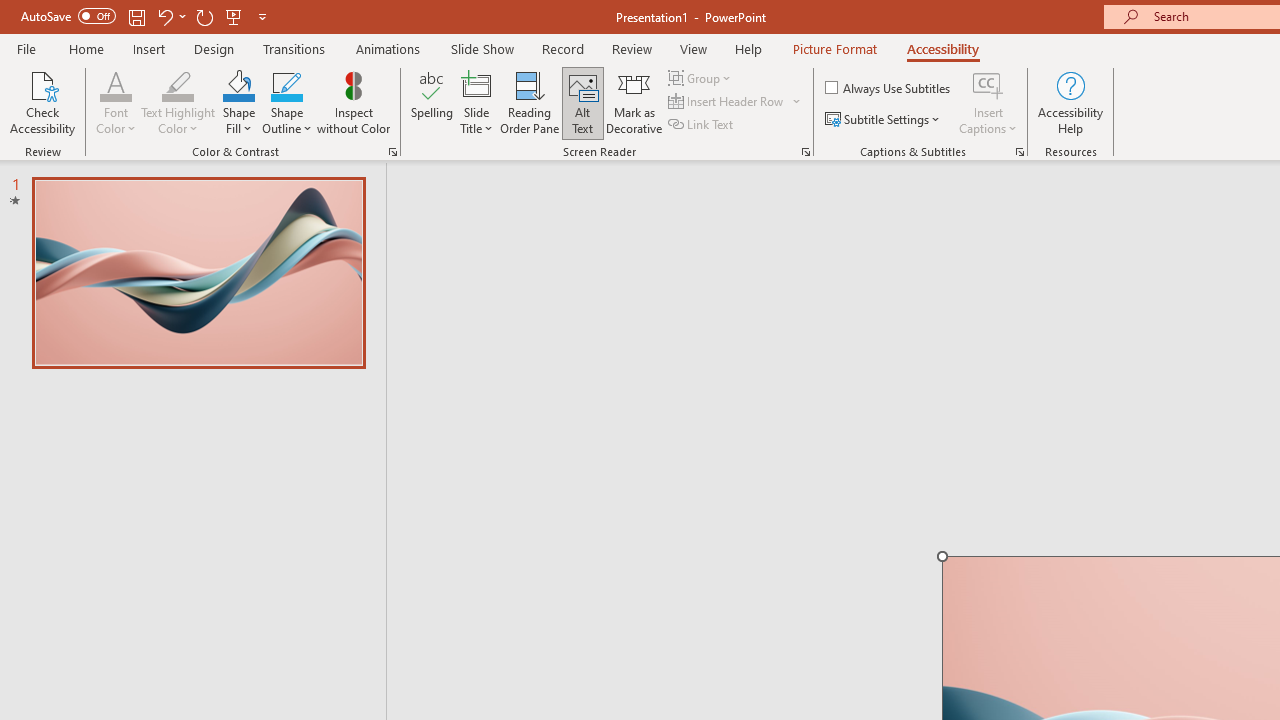 Image resolution: width=1280 pixels, height=720 pixels. I want to click on 'Reading Order Pane', so click(529, 103).